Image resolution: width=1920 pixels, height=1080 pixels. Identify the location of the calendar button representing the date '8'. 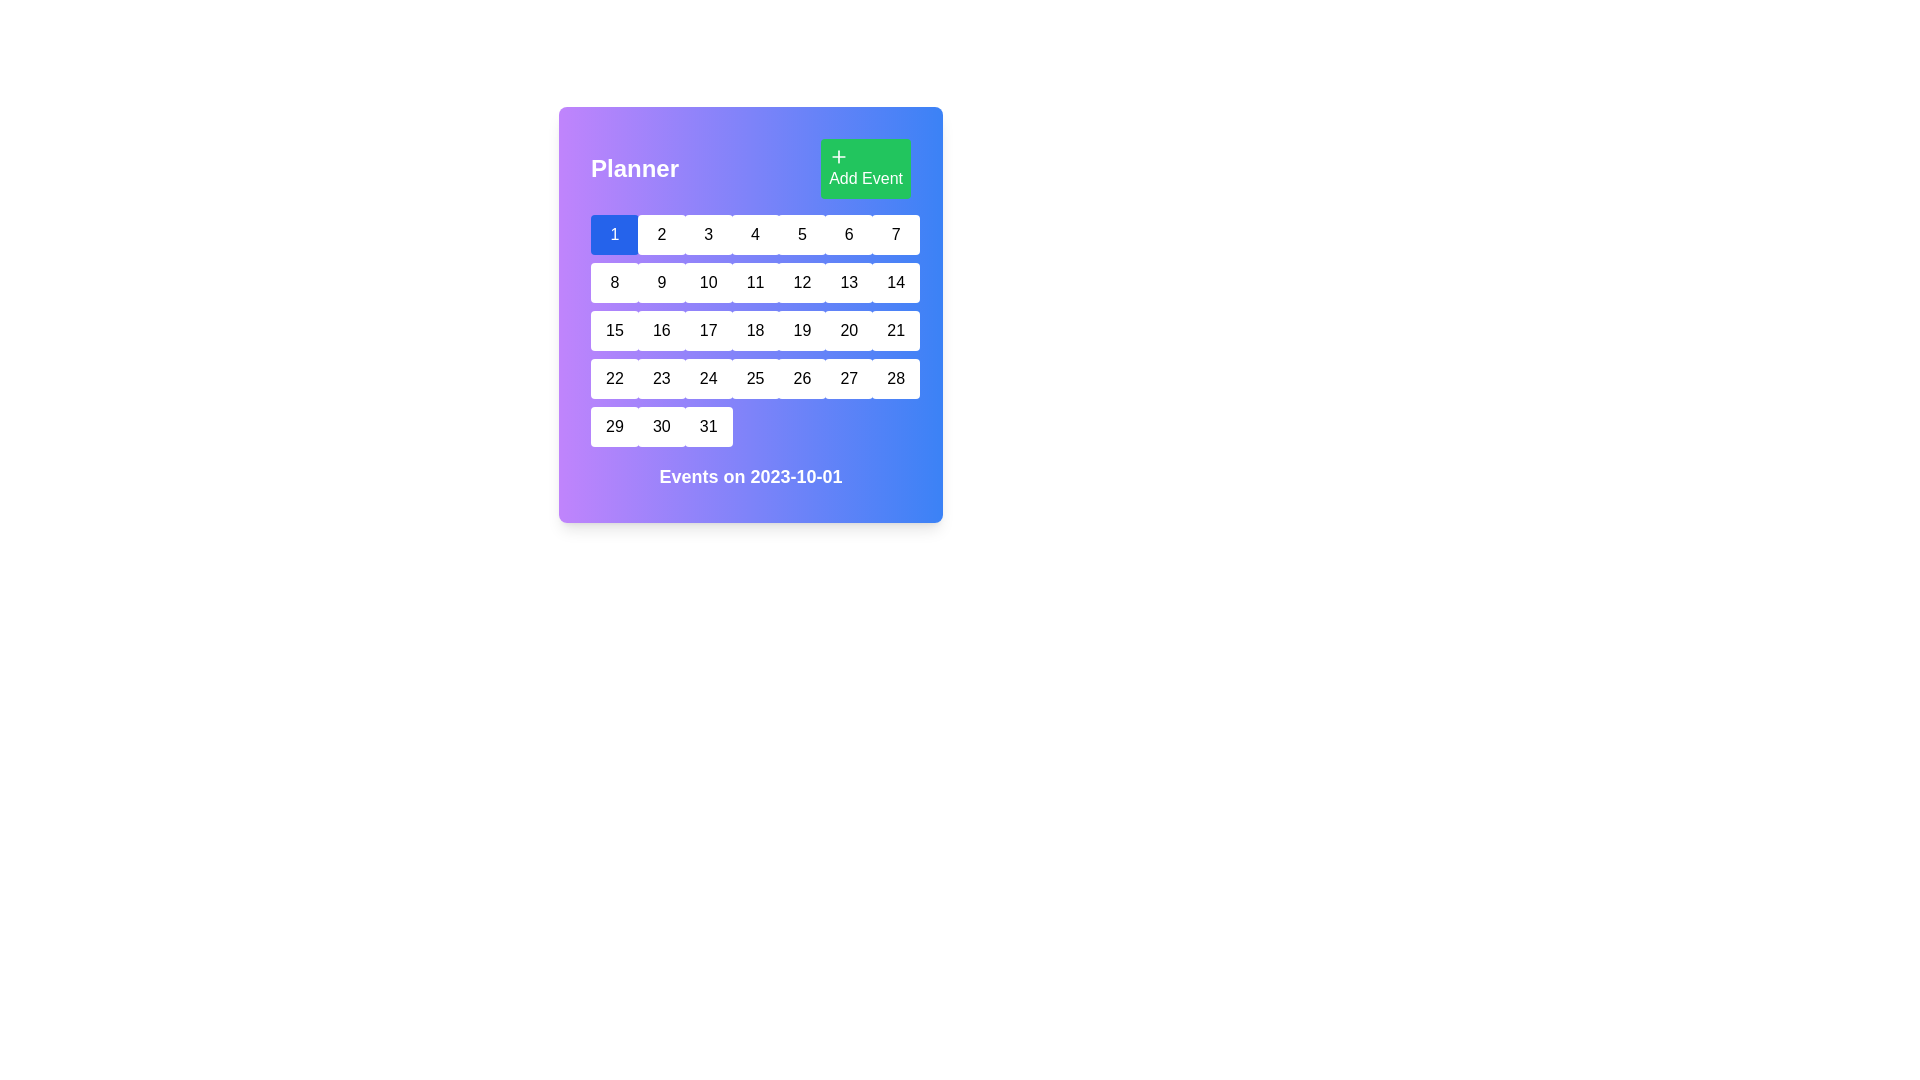
(613, 282).